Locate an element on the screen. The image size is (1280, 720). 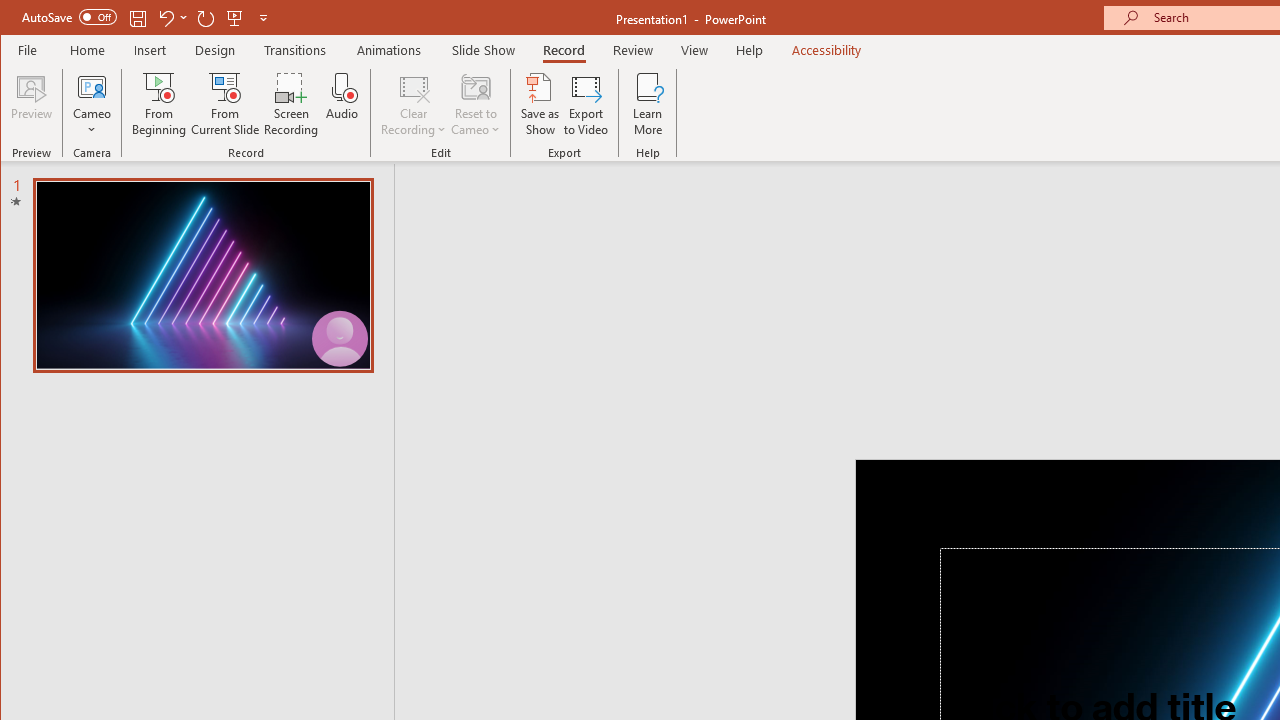
'Screen Recording' is located at coordinates (290, 104).